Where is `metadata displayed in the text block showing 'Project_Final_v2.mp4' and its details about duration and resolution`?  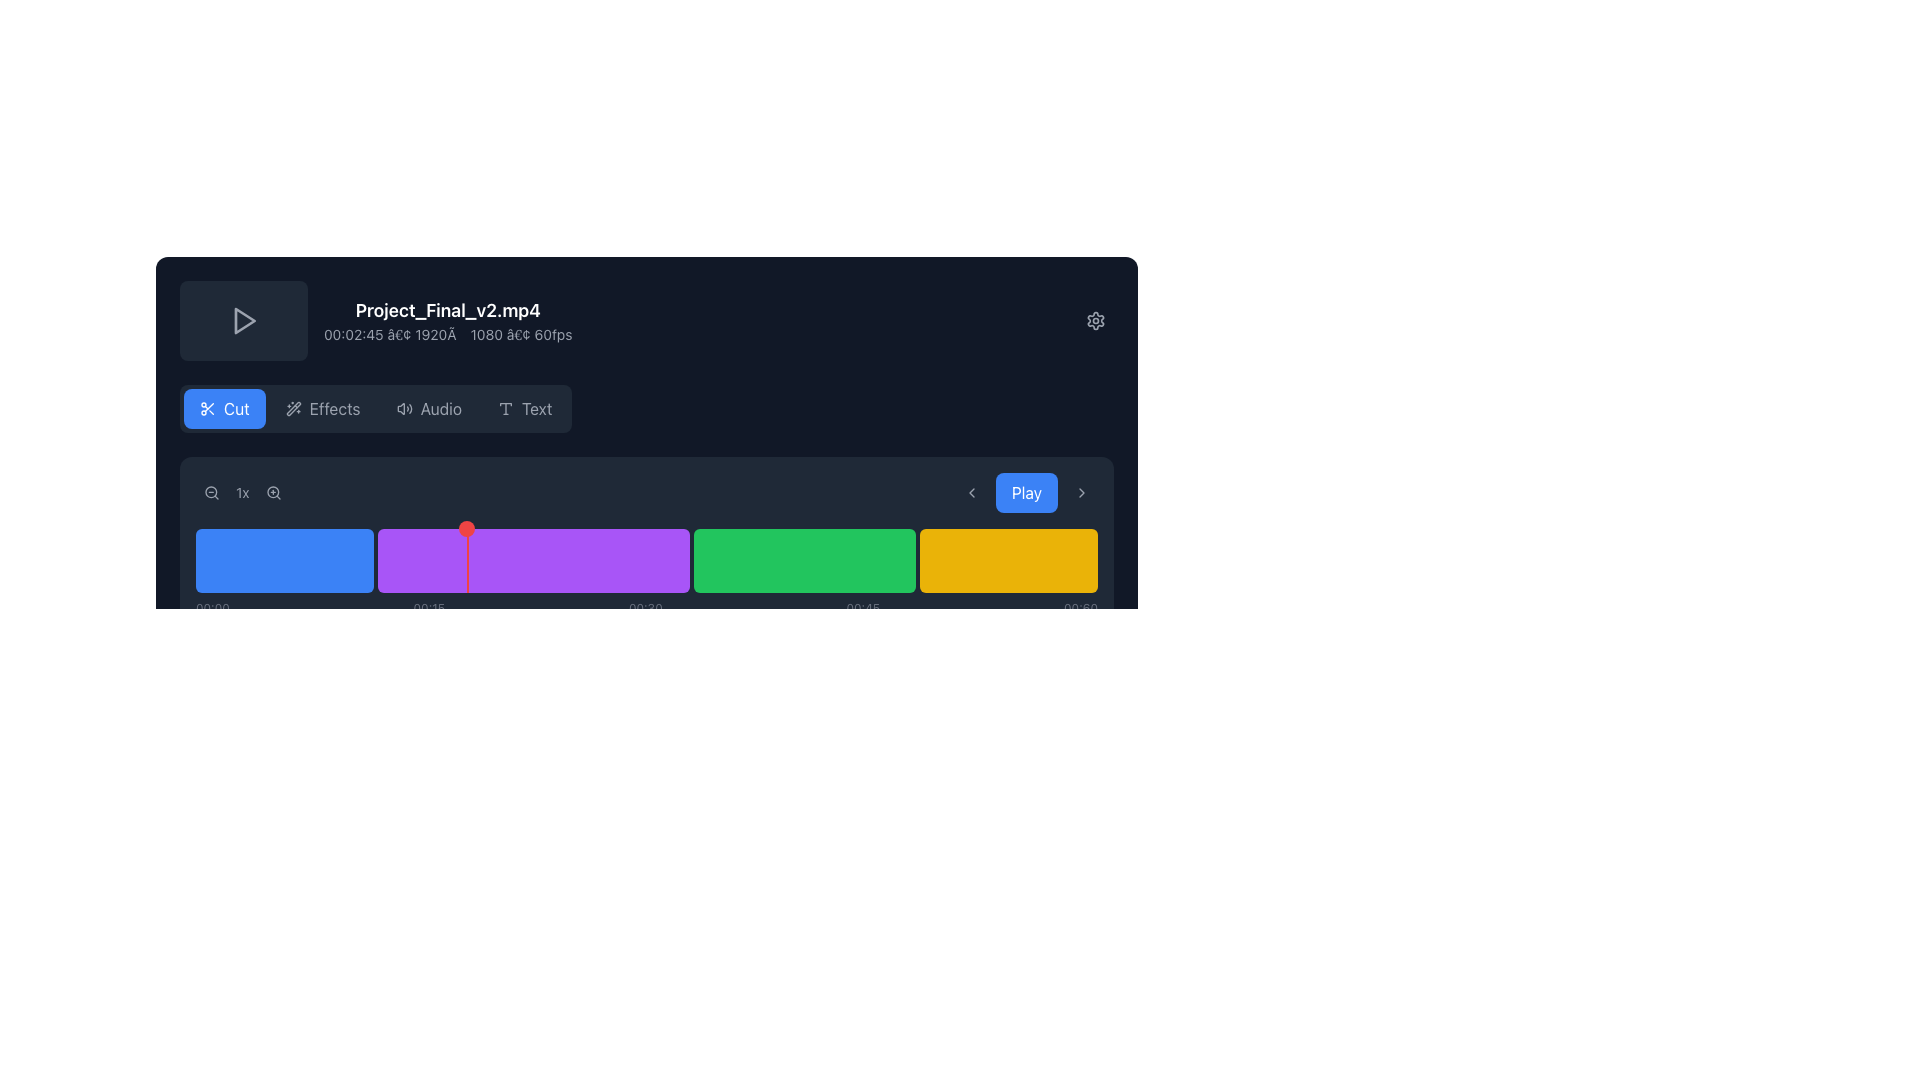 metadata displayed in the text block showing 'Project_Final_v2.mp4' and its details about duration and resolution is located at coordinates (447, 319).